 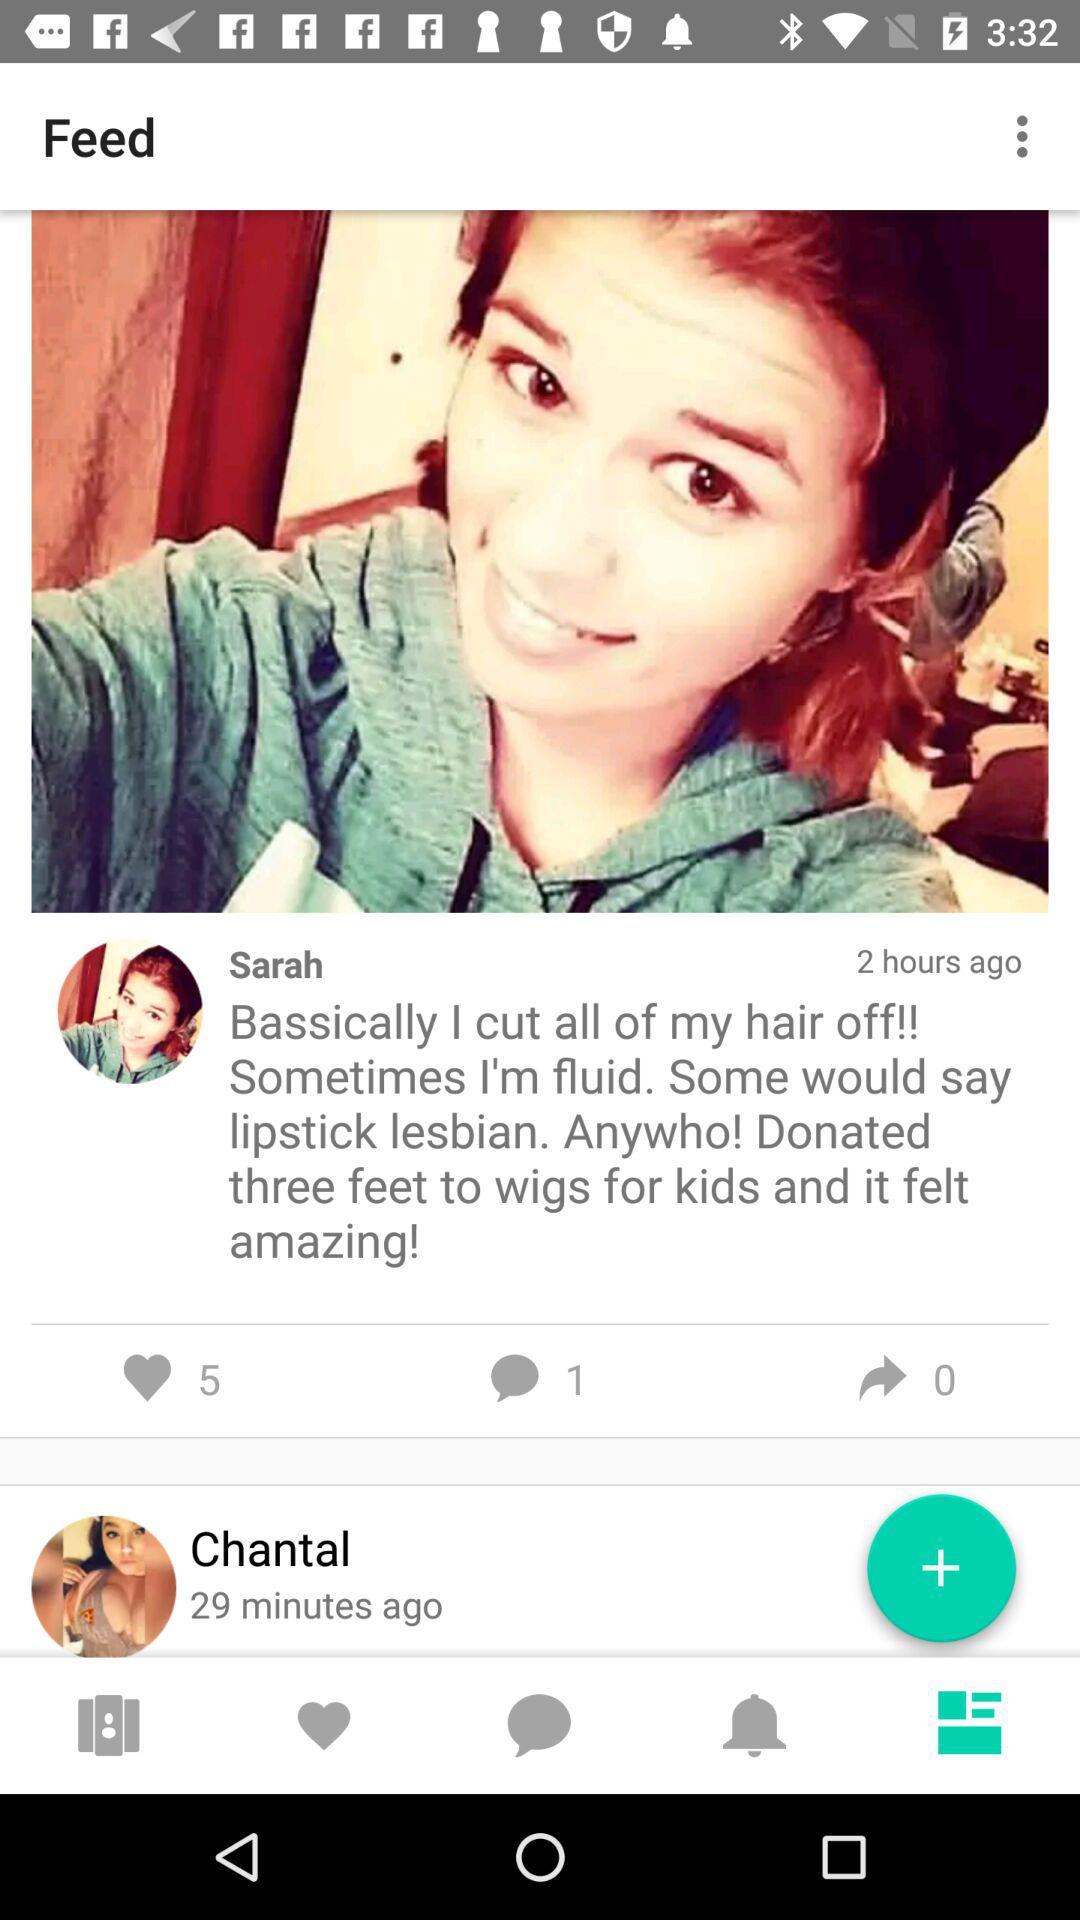 I want to click on the add icon, so click(x=941, y=1575).